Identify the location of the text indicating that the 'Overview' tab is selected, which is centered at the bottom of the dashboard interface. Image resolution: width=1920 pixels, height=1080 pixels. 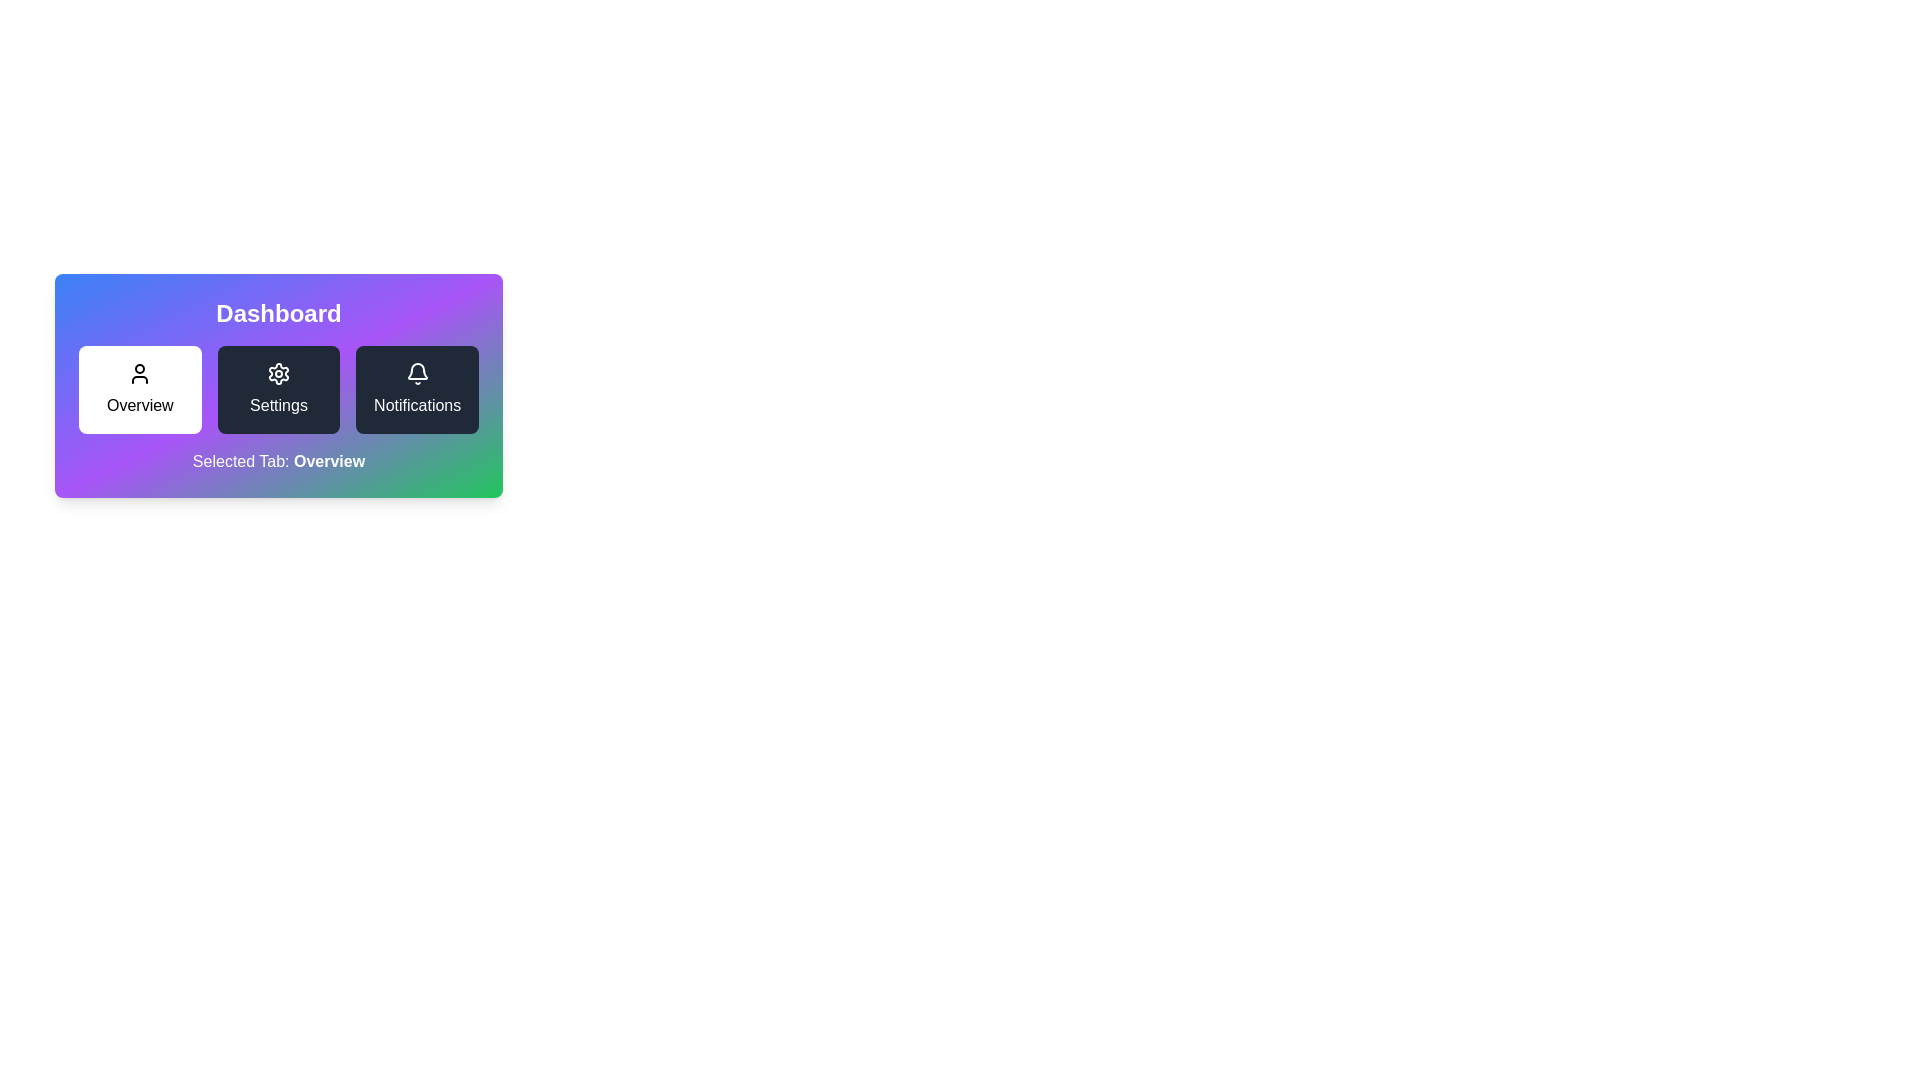
(329, 461).